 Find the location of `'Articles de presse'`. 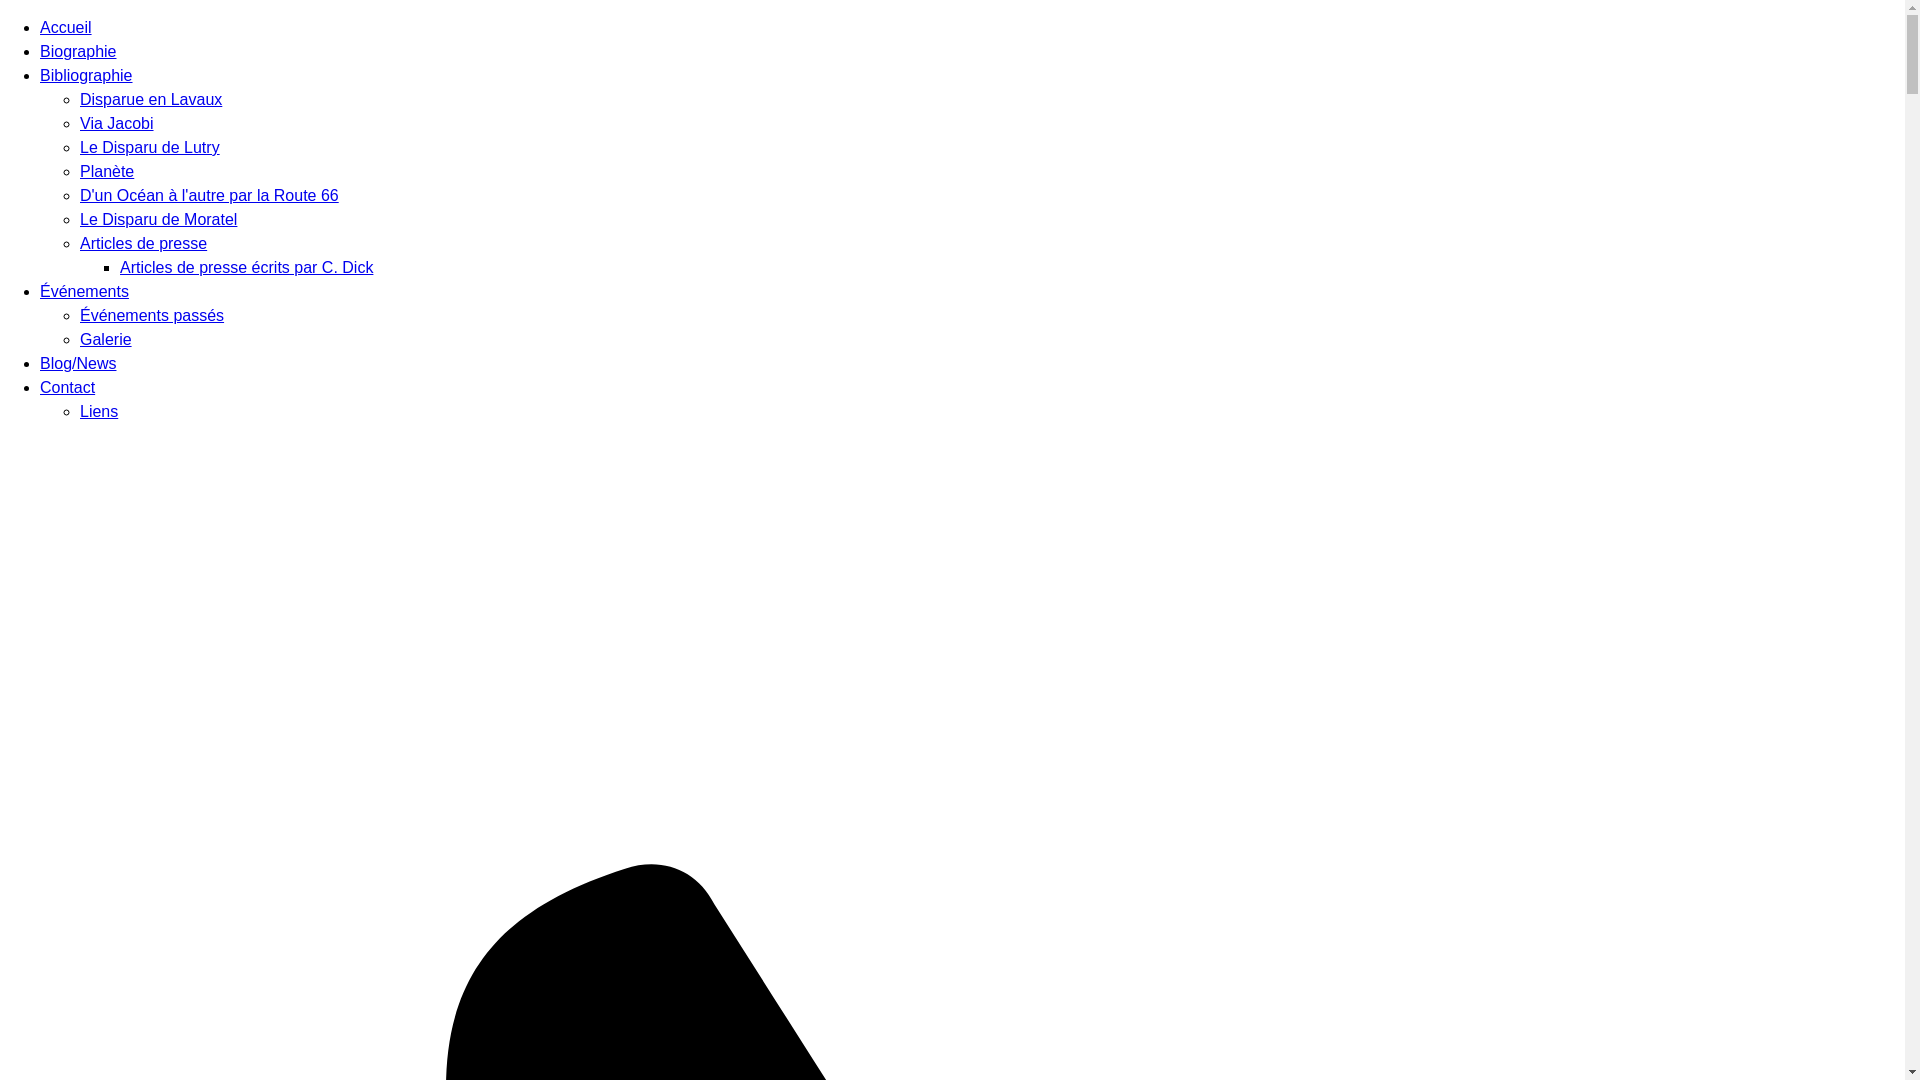

'Articles de presse' is located at coordinates (142, 242).